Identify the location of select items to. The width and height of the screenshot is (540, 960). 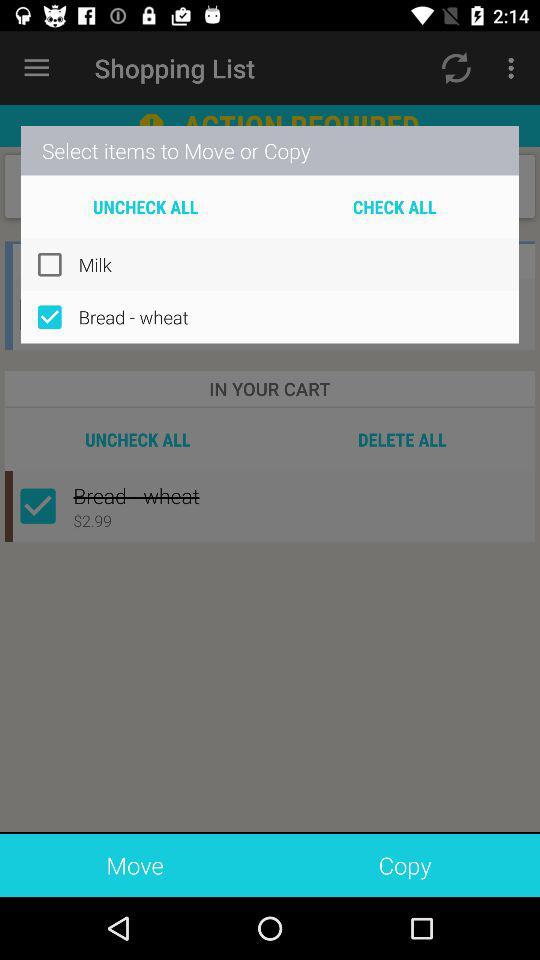
(270, 149).